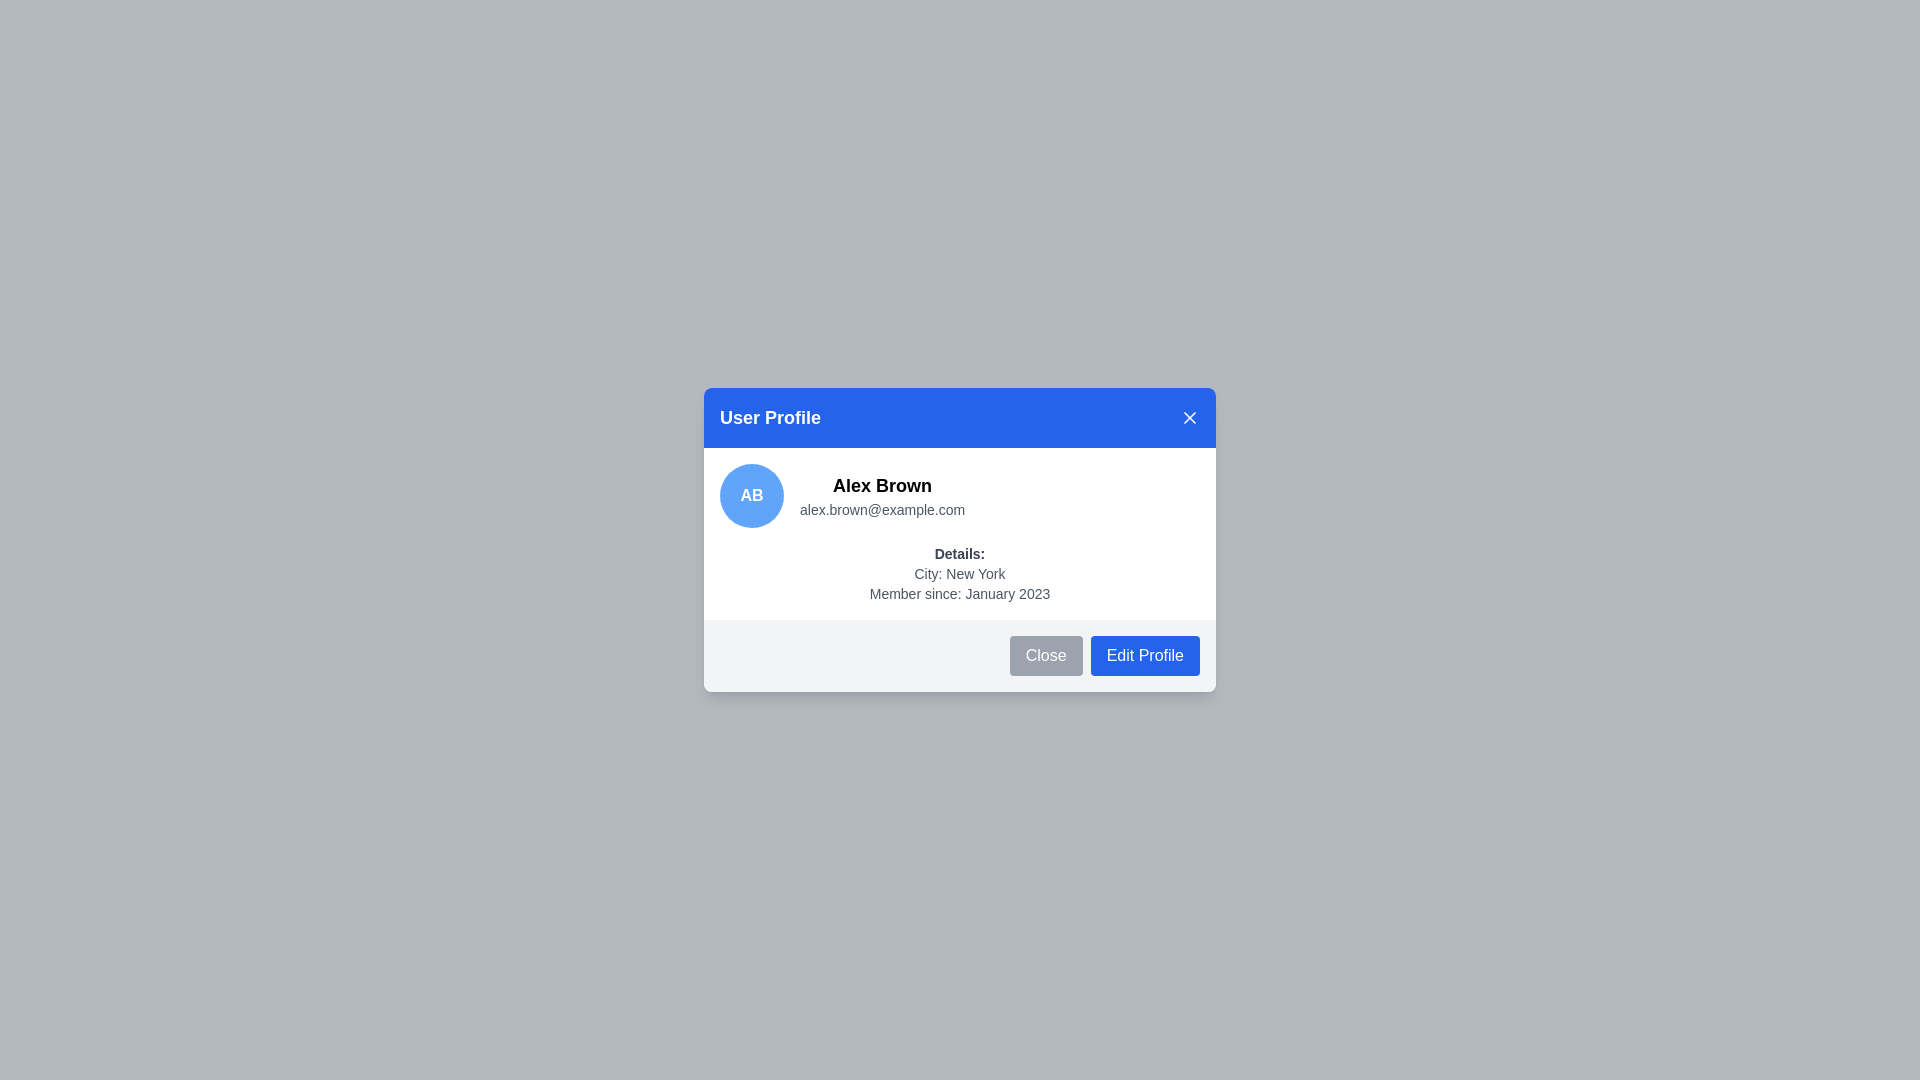 Image resolution: width=1920 pixels, height=1080 pixels. What do you see at coordinates (960, 574) in the screenshot?
I see `the static text element that displays the user's city of residence, which is located in the lower half of the user profile card, centered horizontally between the label 'Details:' and the line 'Member since: January 2023.'` at bounding box center [960, 574].